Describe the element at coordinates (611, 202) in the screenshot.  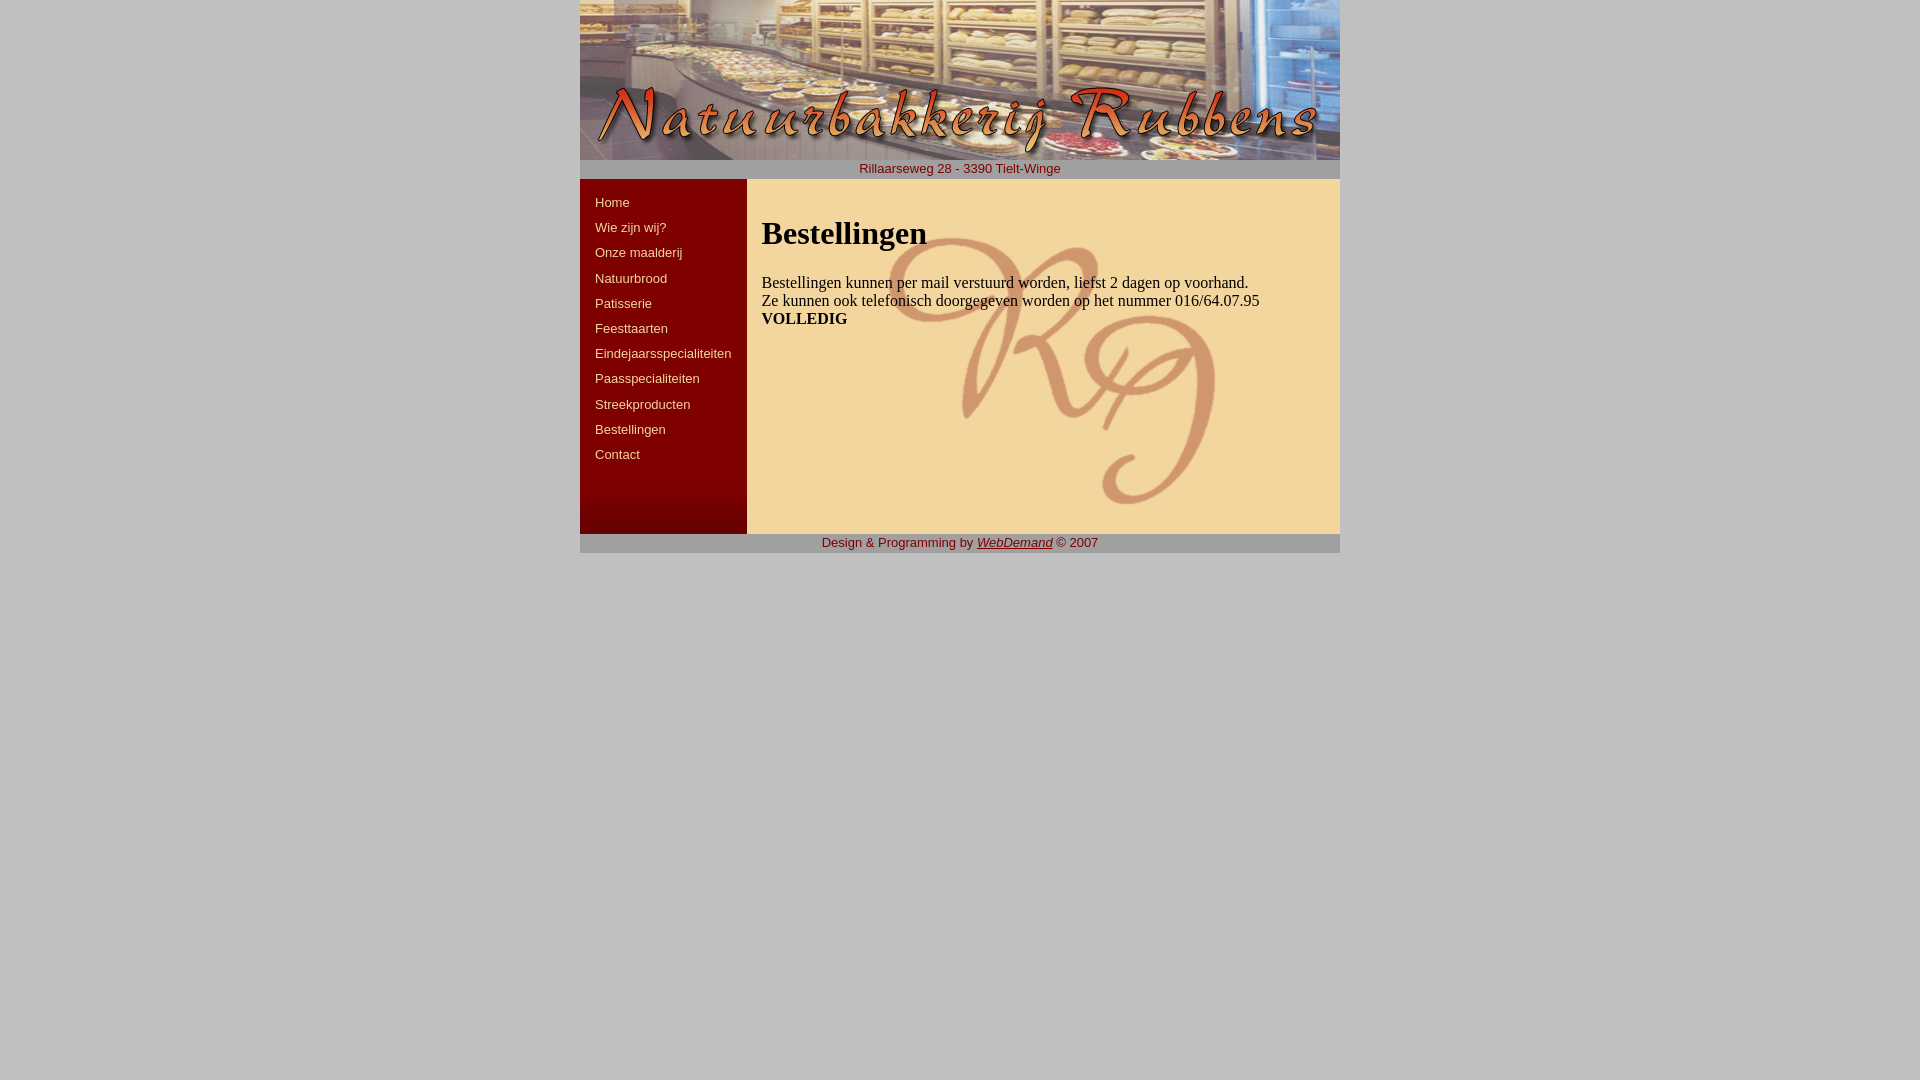
I see `'Home'` at that location.